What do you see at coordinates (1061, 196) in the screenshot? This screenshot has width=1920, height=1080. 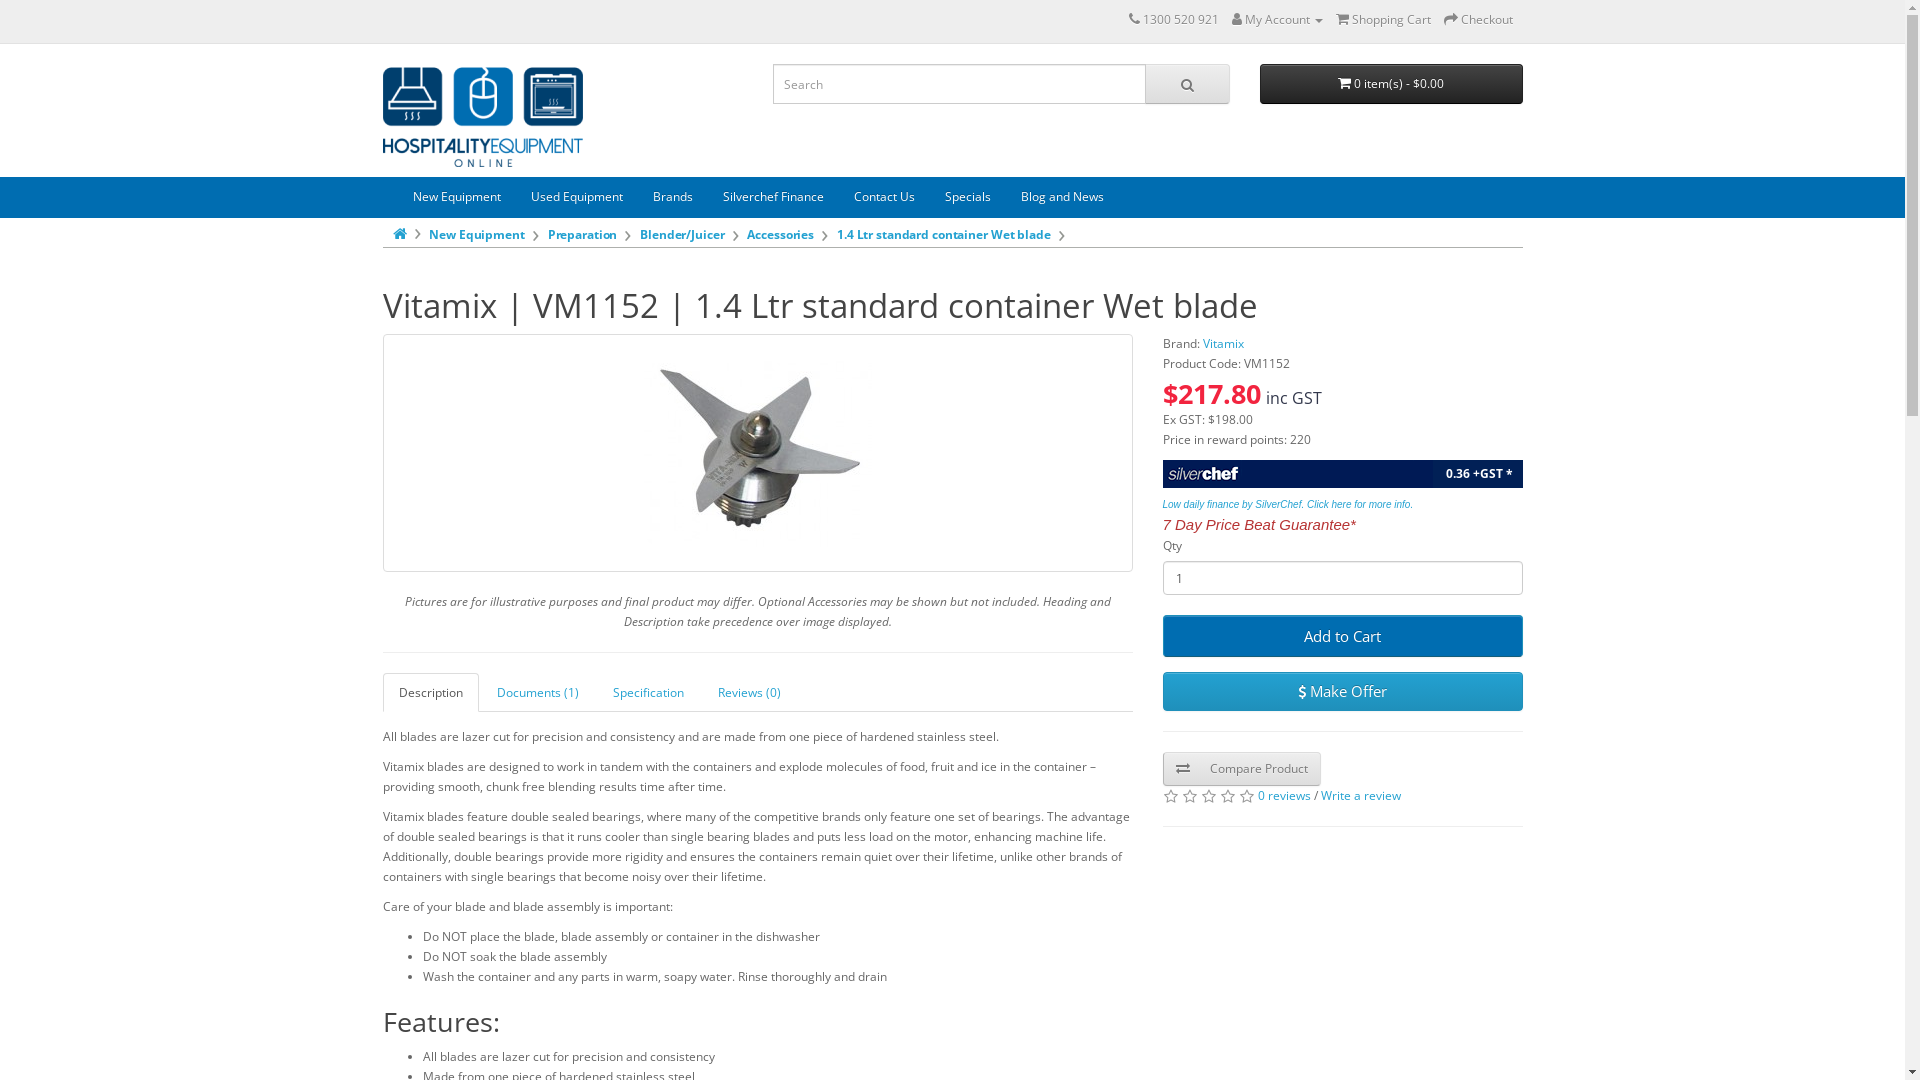 I see `'Blog and News'` at bounding box center [1061, 196].